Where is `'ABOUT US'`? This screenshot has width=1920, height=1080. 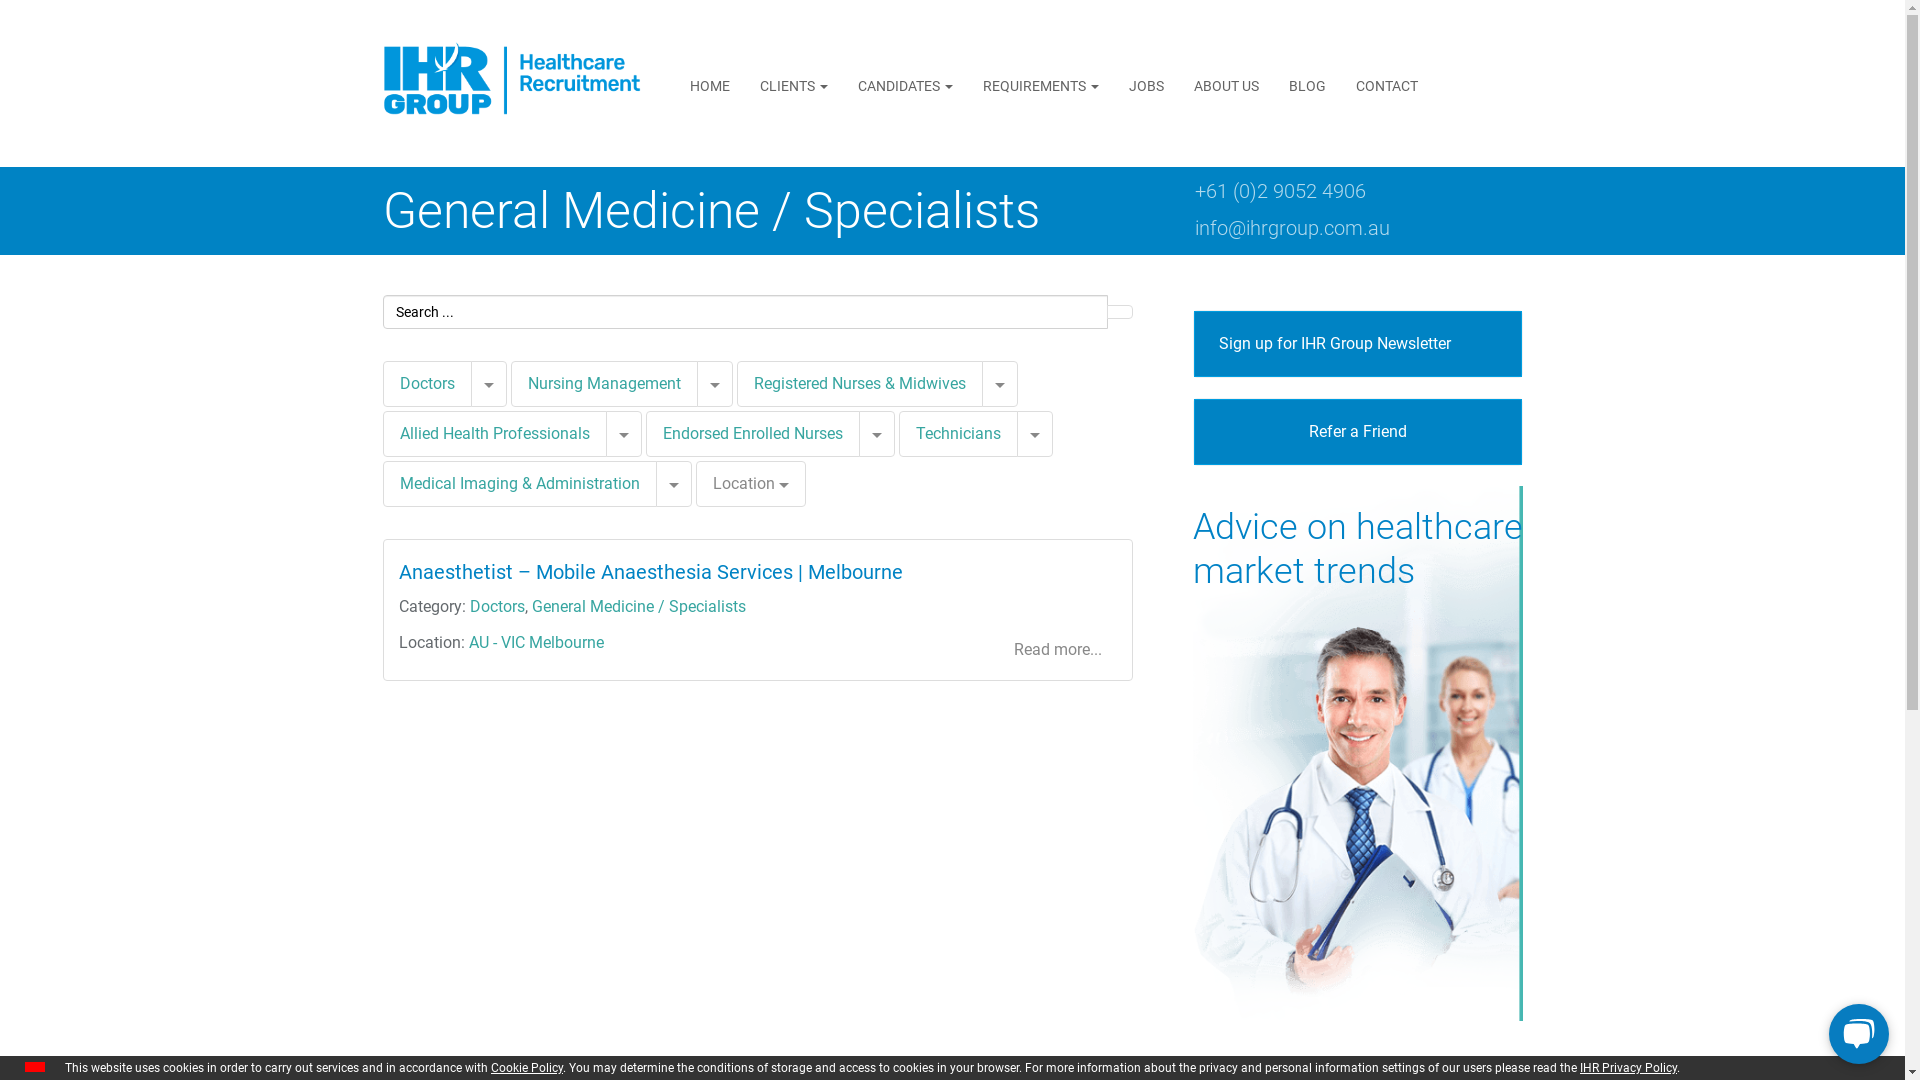
'ABOUT US' is located at coordinates (1225, 84).